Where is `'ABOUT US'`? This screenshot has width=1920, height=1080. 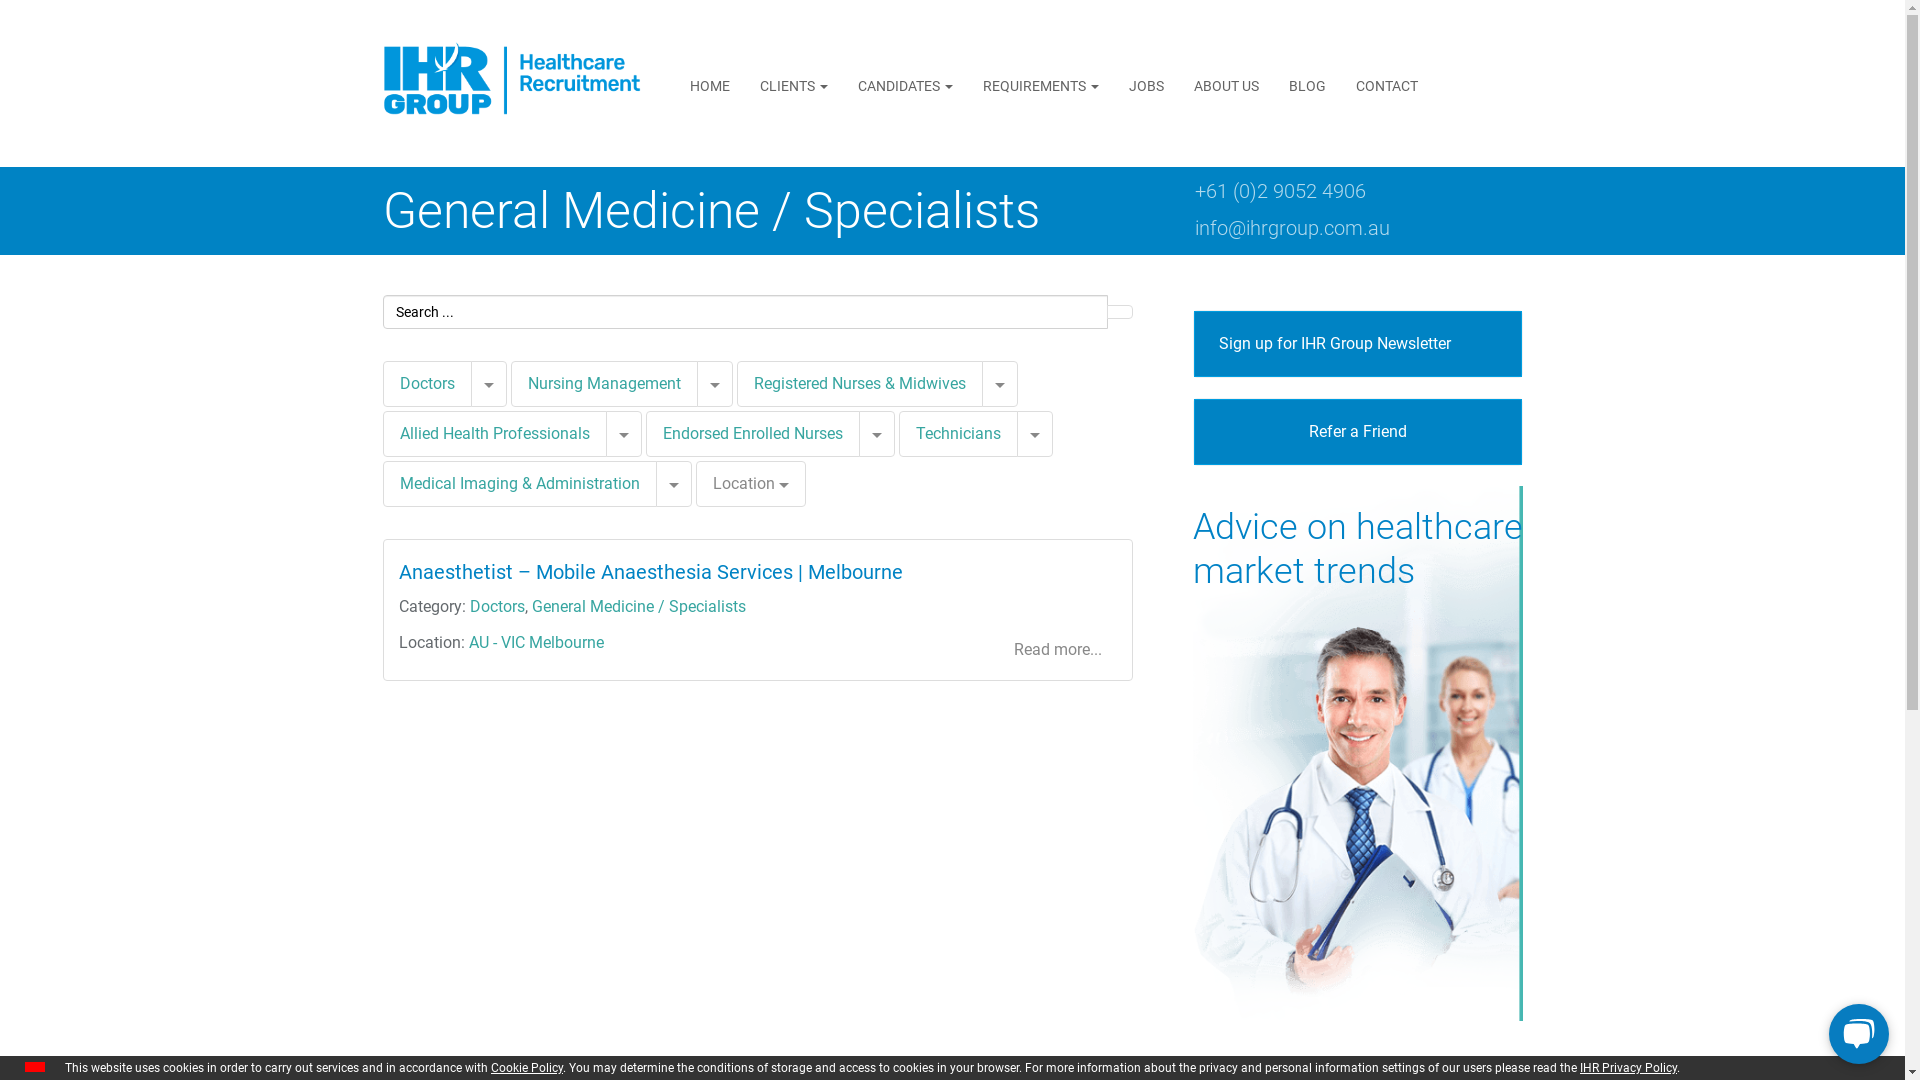
'ABOUT US' is located at coordinates (1225, 84).